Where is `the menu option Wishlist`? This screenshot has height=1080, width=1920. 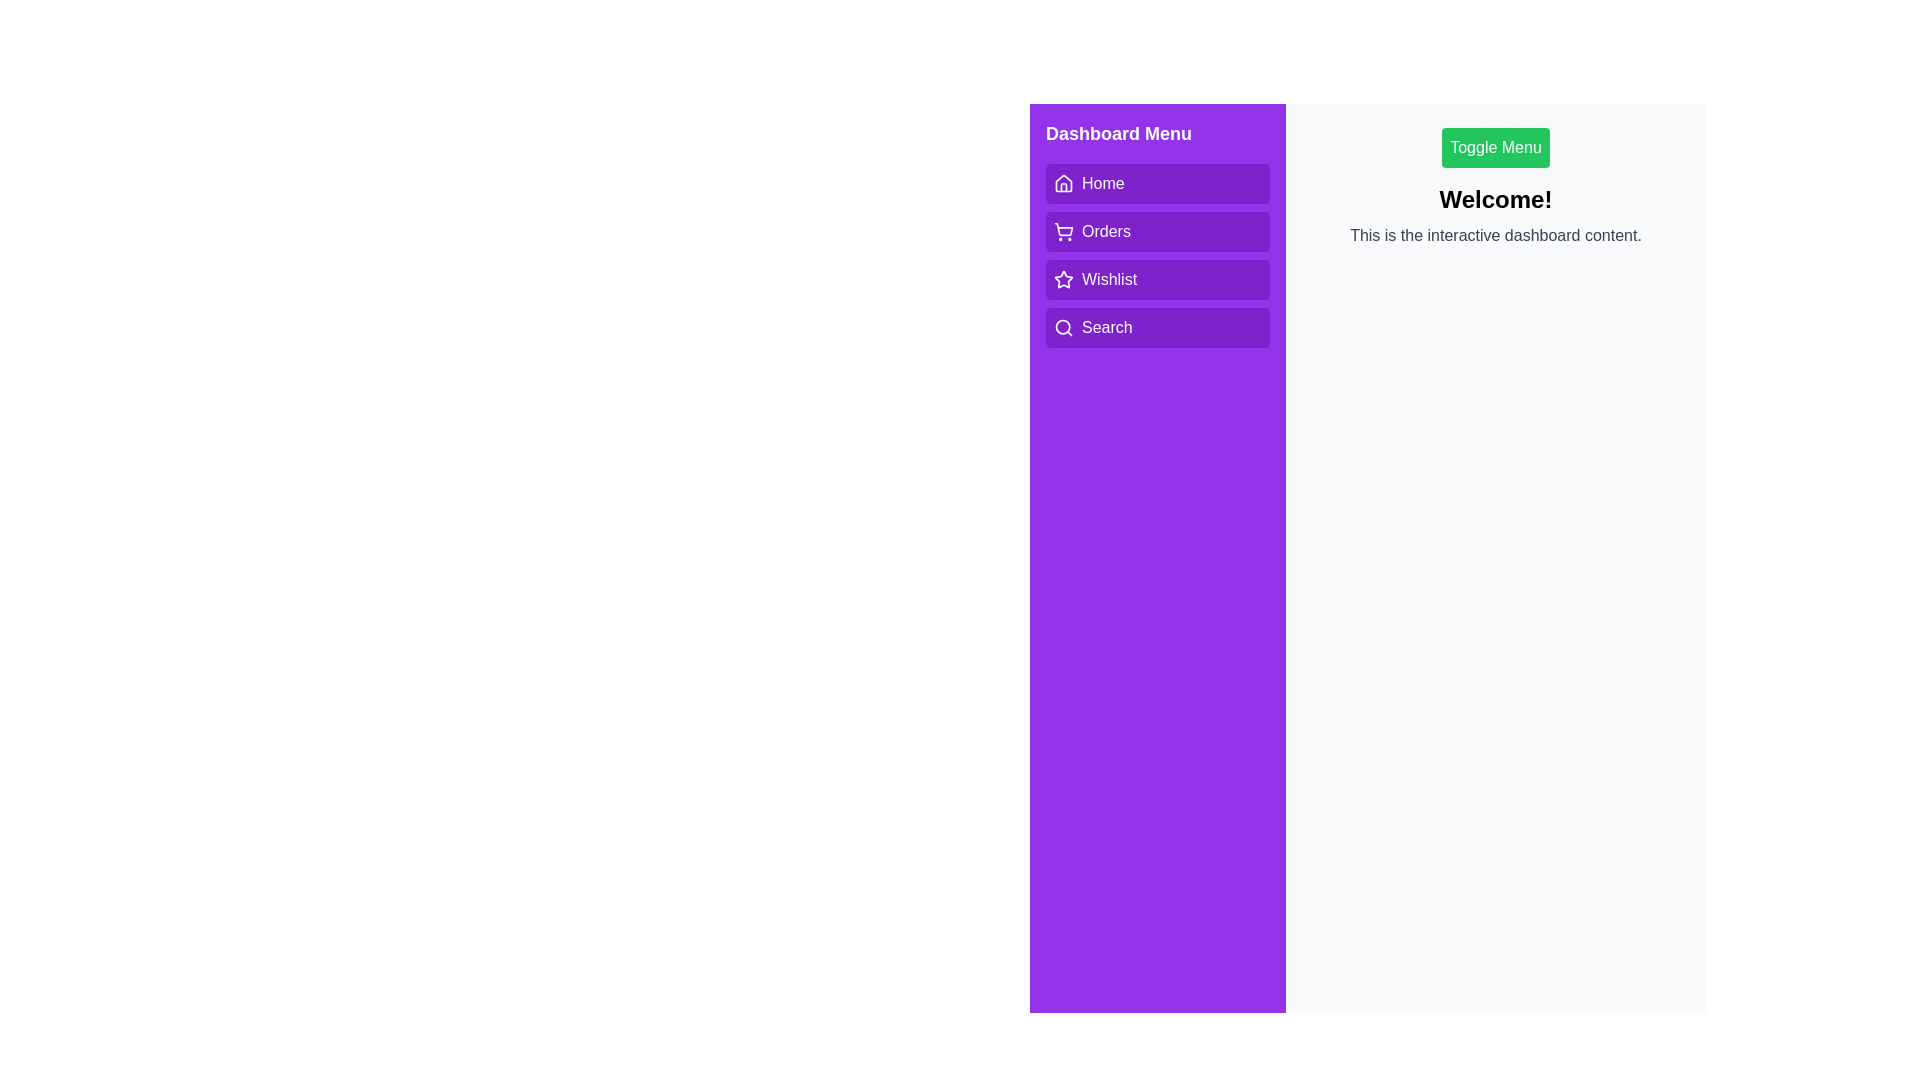 the menu option Wishlist is located at coordinates (1157, 280).